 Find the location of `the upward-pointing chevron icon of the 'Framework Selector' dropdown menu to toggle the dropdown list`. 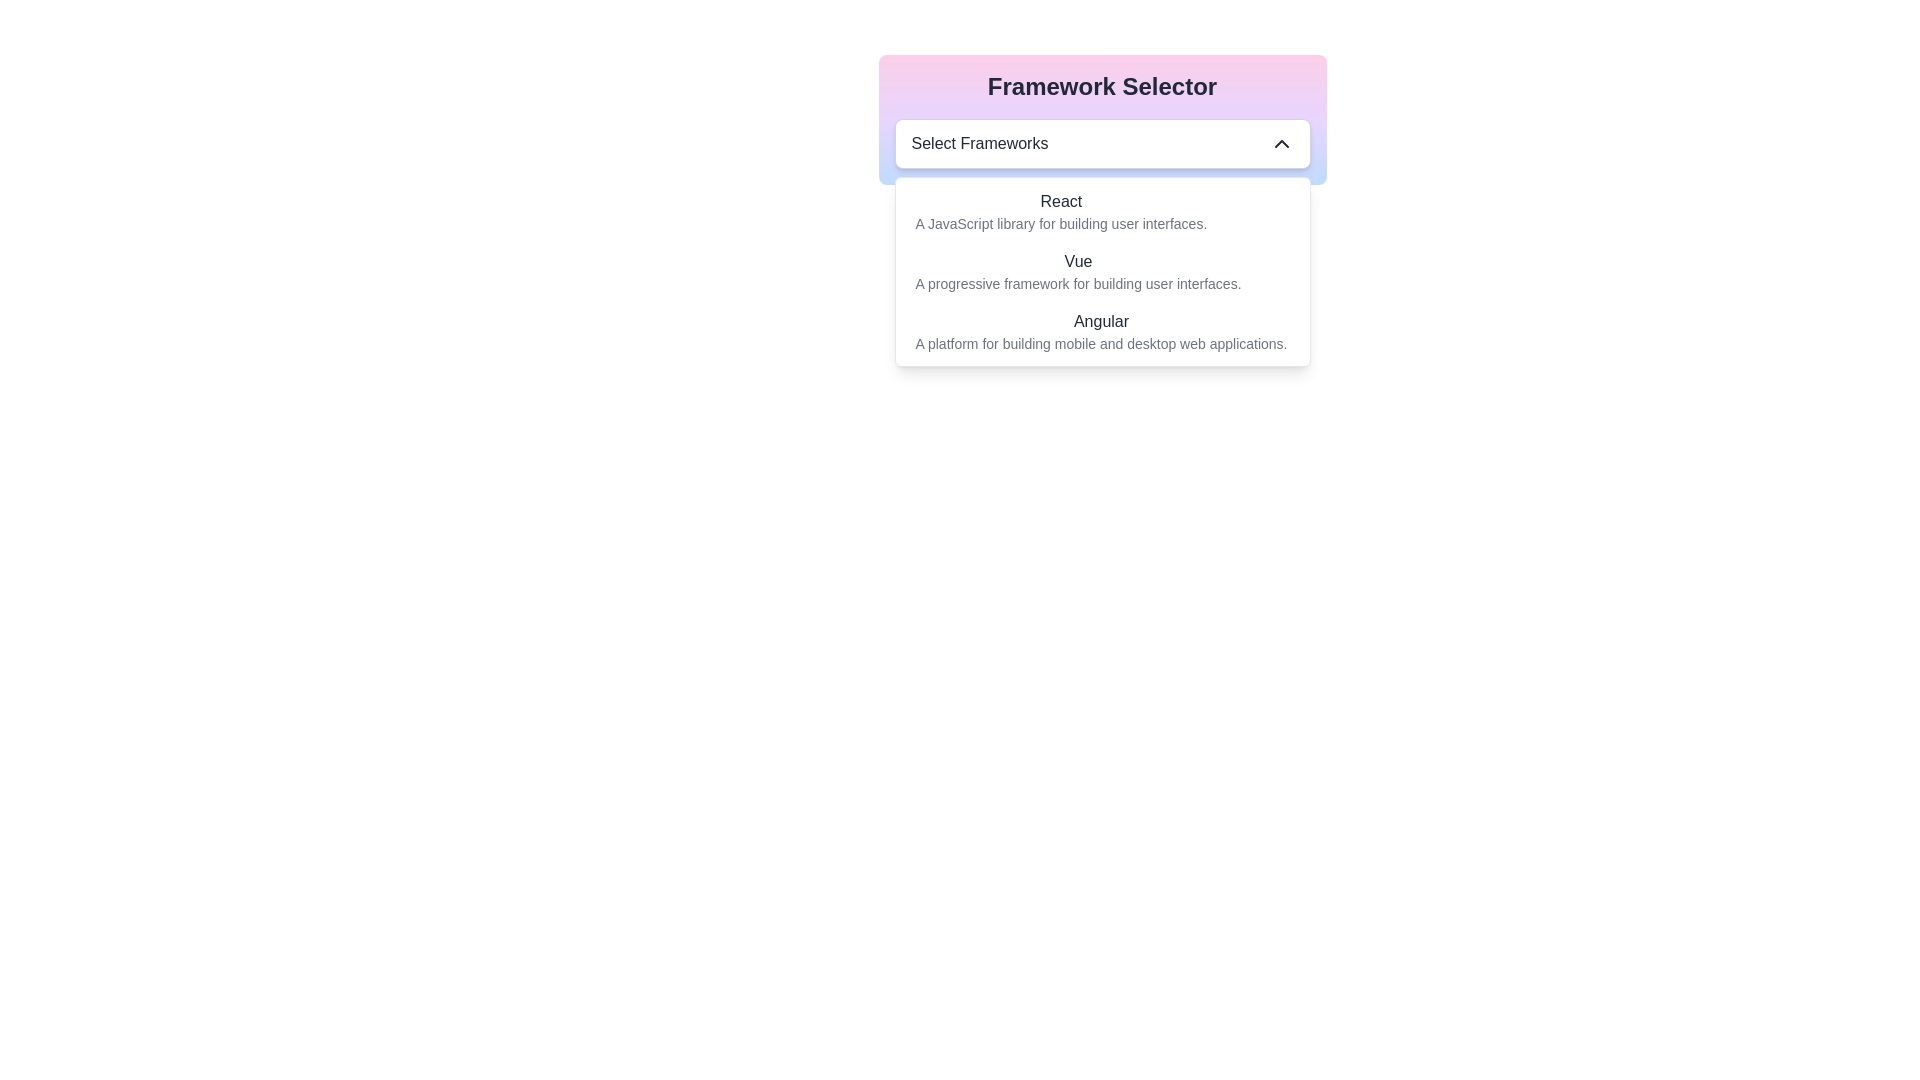

the upward-pointing chevron icon of the 'Framework Selector' dropdown menu to toggle the dropdown list is located at coordinates (1101, 119).